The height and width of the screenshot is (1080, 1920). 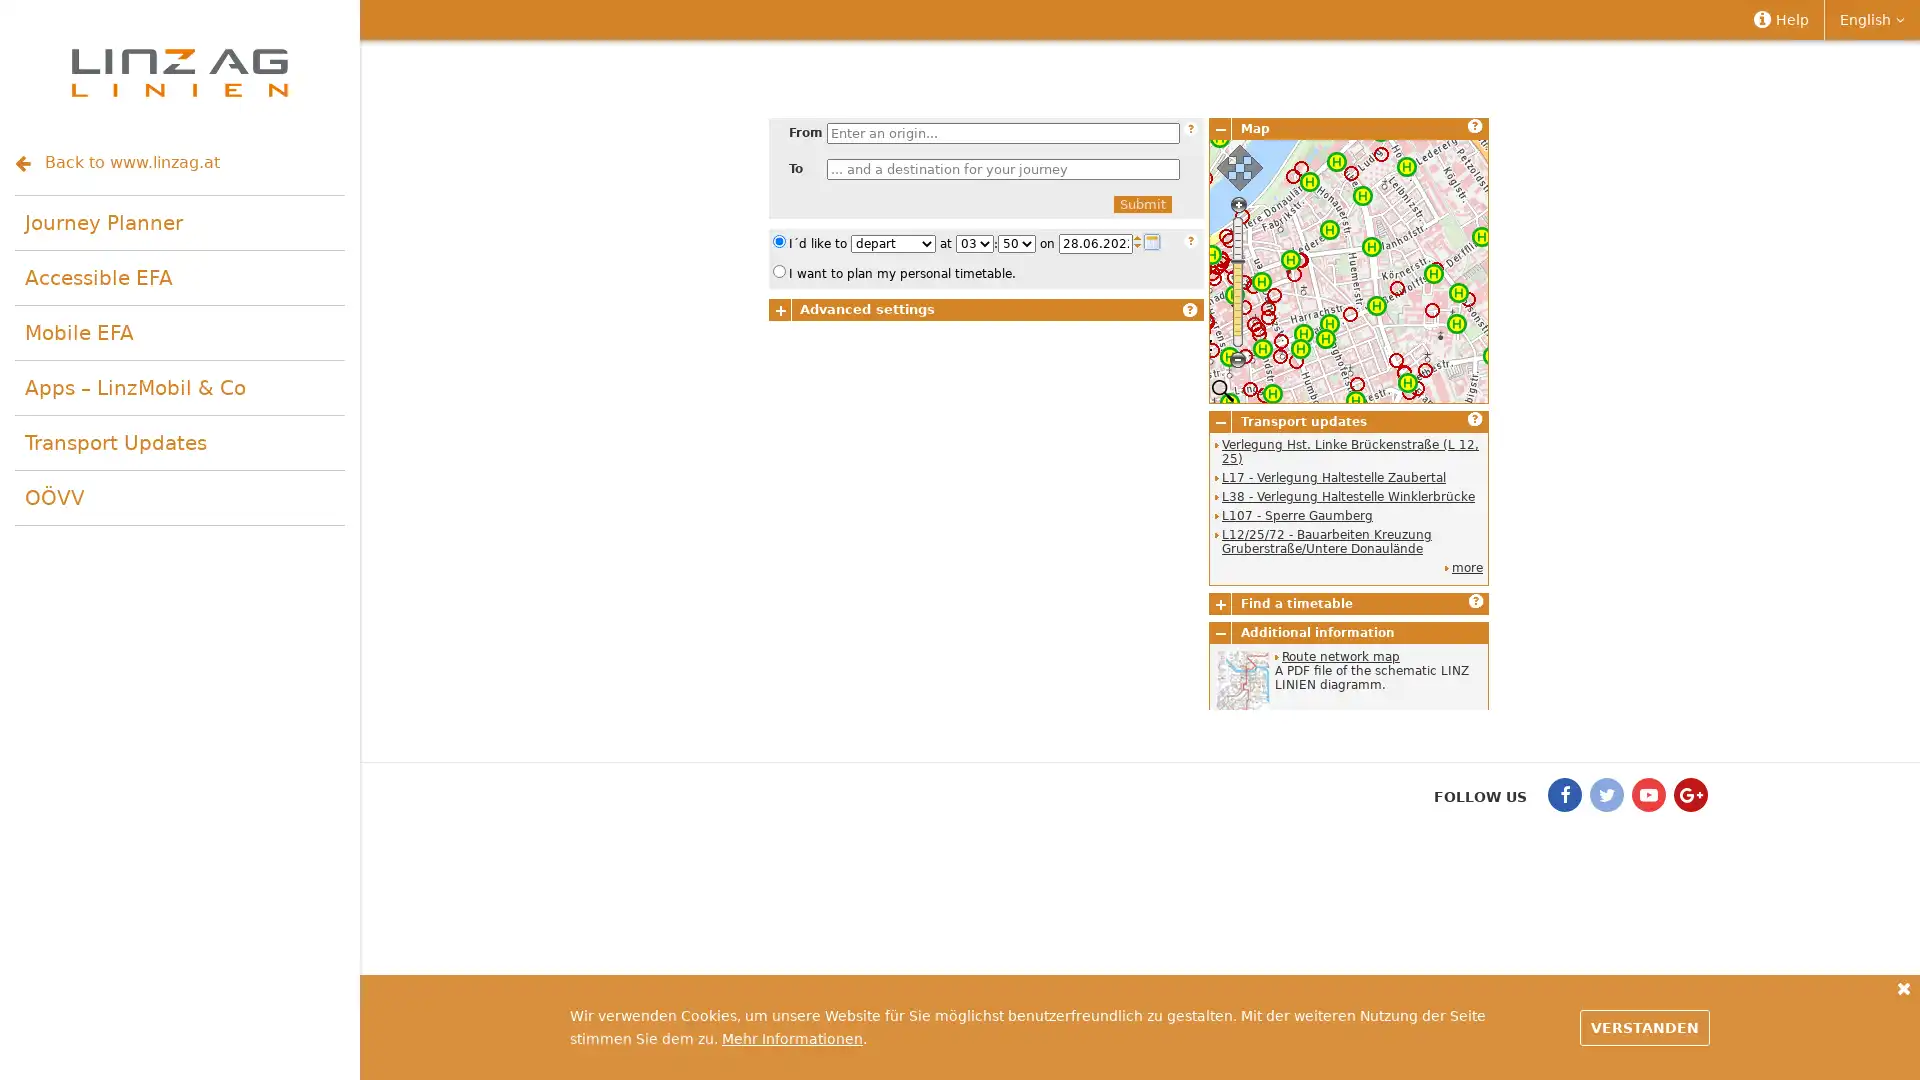 What do you see at coordinates (1645, 1026) in the screenshot?
I see `VERSTANDEN` at bounding box center [1645, 1026].